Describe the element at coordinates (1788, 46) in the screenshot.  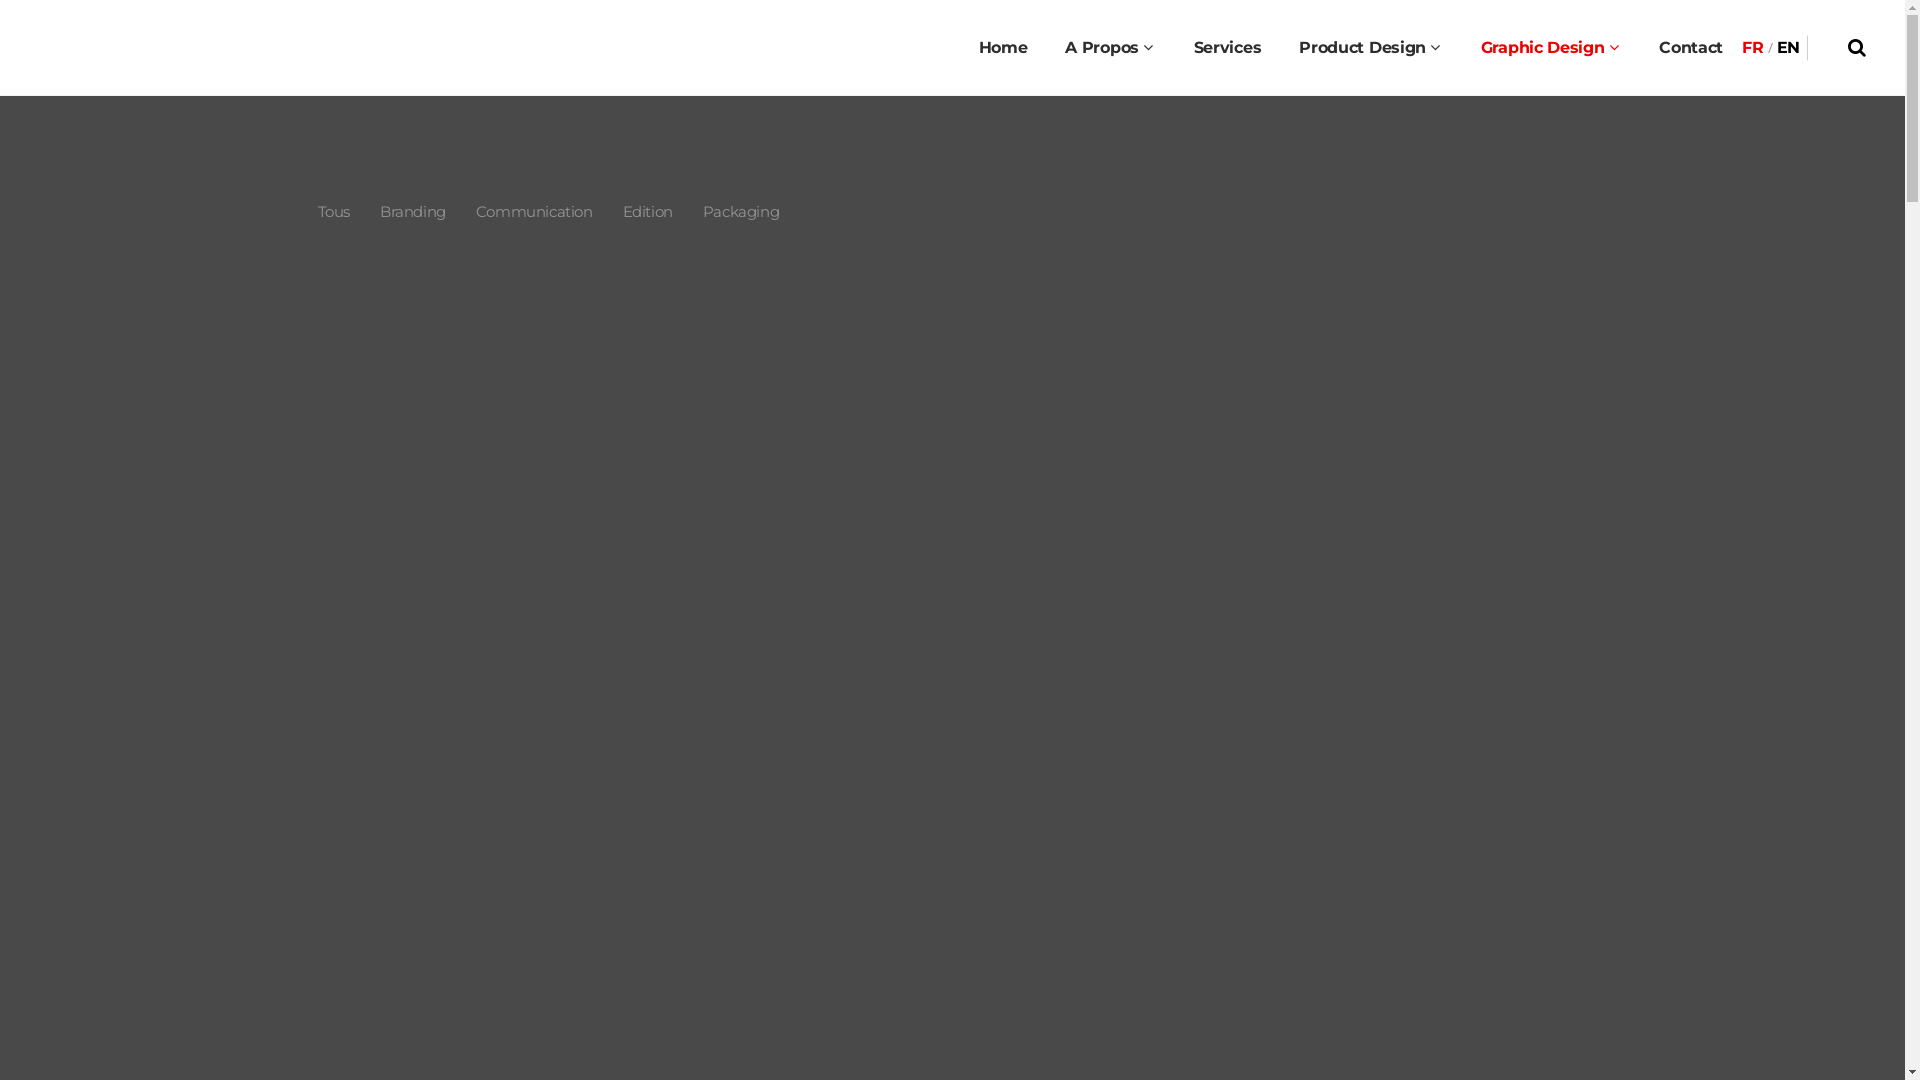
I see `'EN'` at that location.